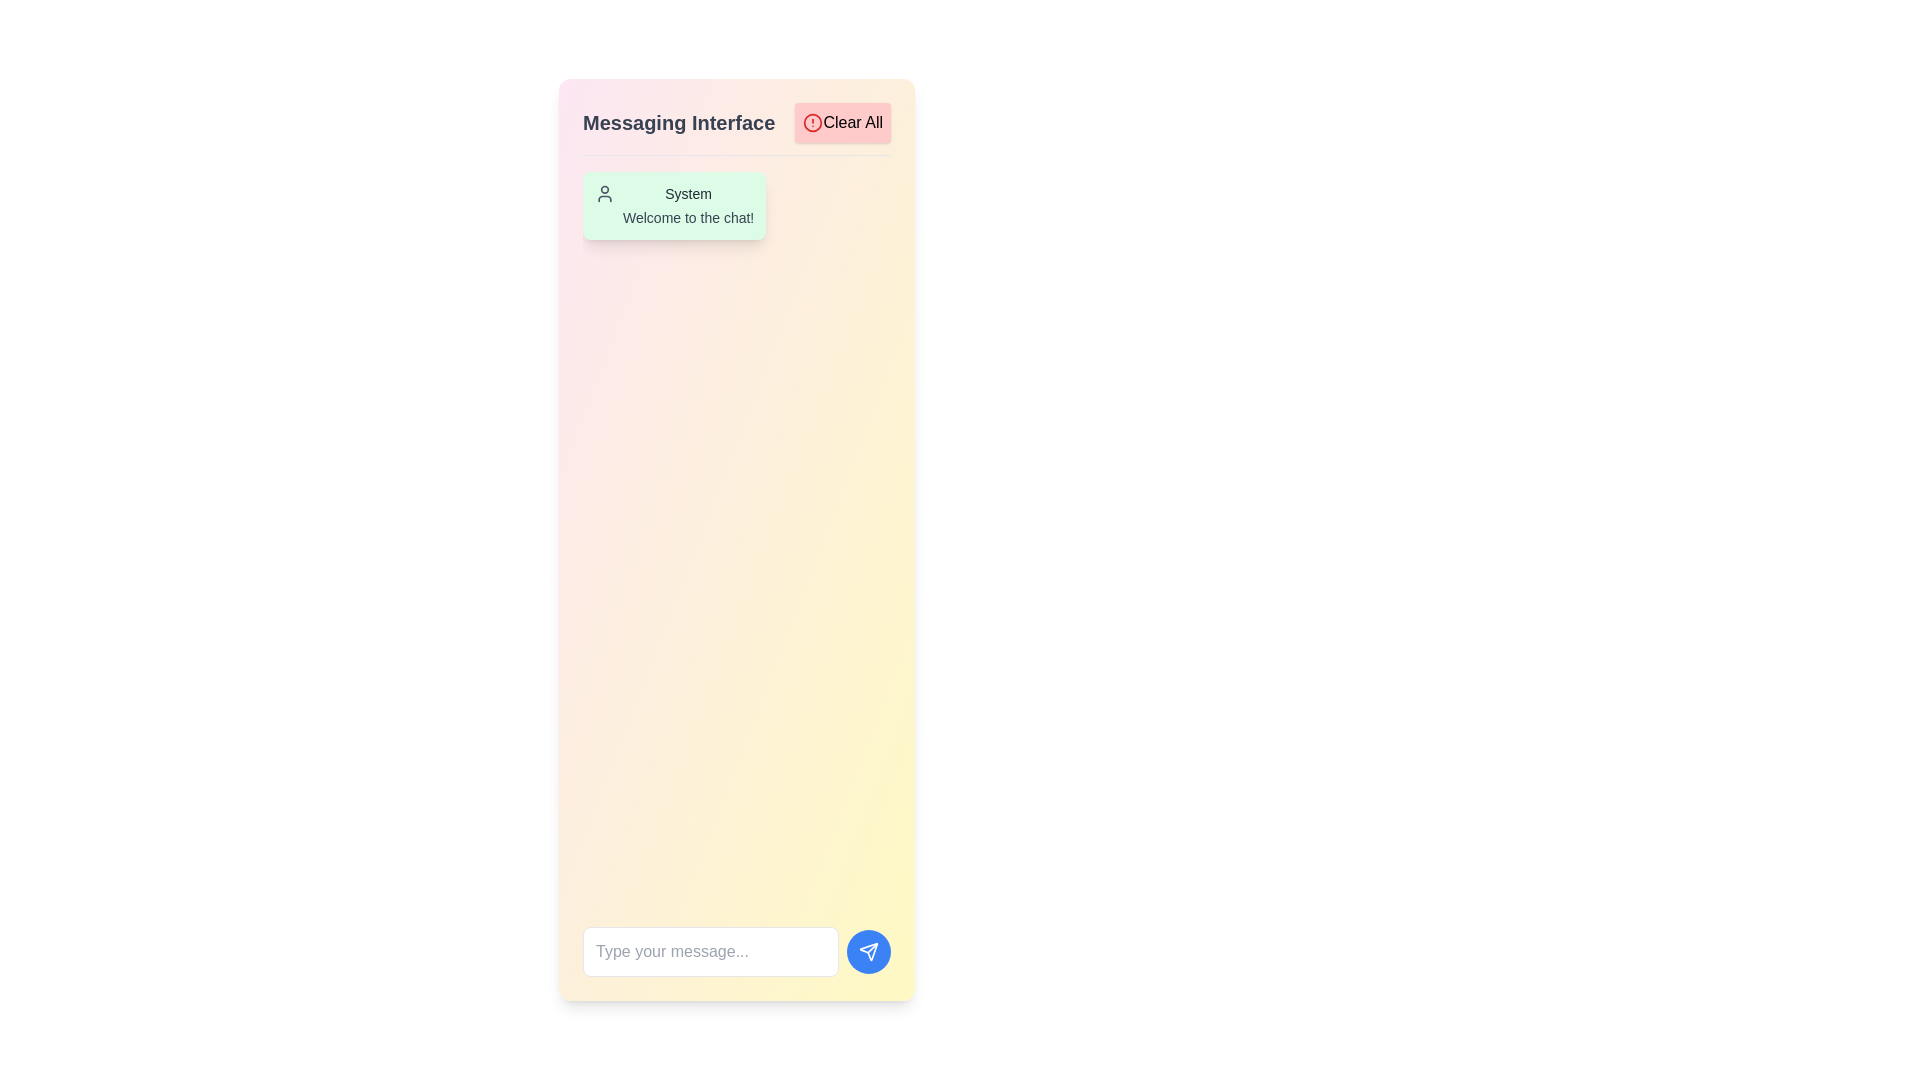  Describe the element at coordinates (603, 193) in the screenshot. I see `the user icon, which is a gray graphical representation of a person, located in the top-left corner of a rounded rectangular notification with a light green background, adjacent to the text 'System'` at that location.